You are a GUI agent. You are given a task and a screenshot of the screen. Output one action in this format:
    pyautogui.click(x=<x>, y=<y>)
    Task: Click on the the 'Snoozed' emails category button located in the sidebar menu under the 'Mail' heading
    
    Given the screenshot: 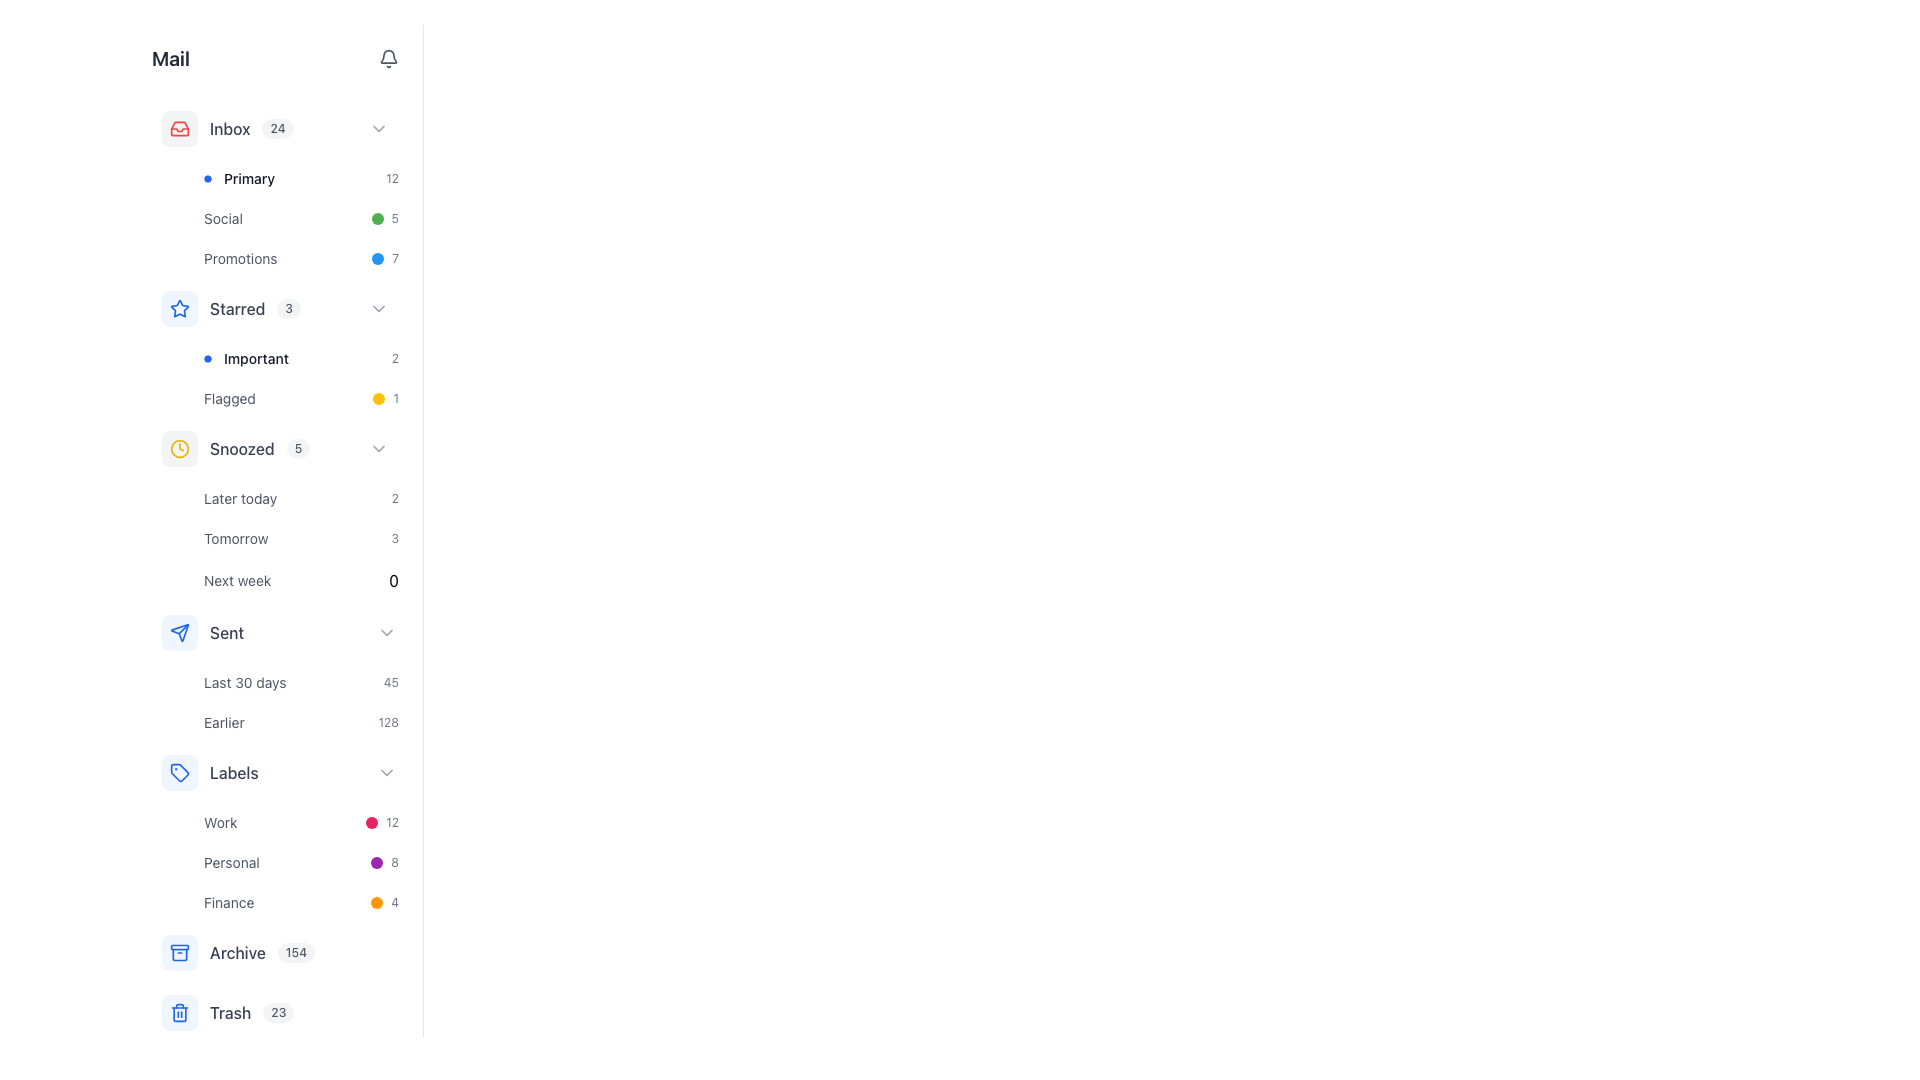 What is the action you would take?
    pyautogui.click(x=278, y=447)
    